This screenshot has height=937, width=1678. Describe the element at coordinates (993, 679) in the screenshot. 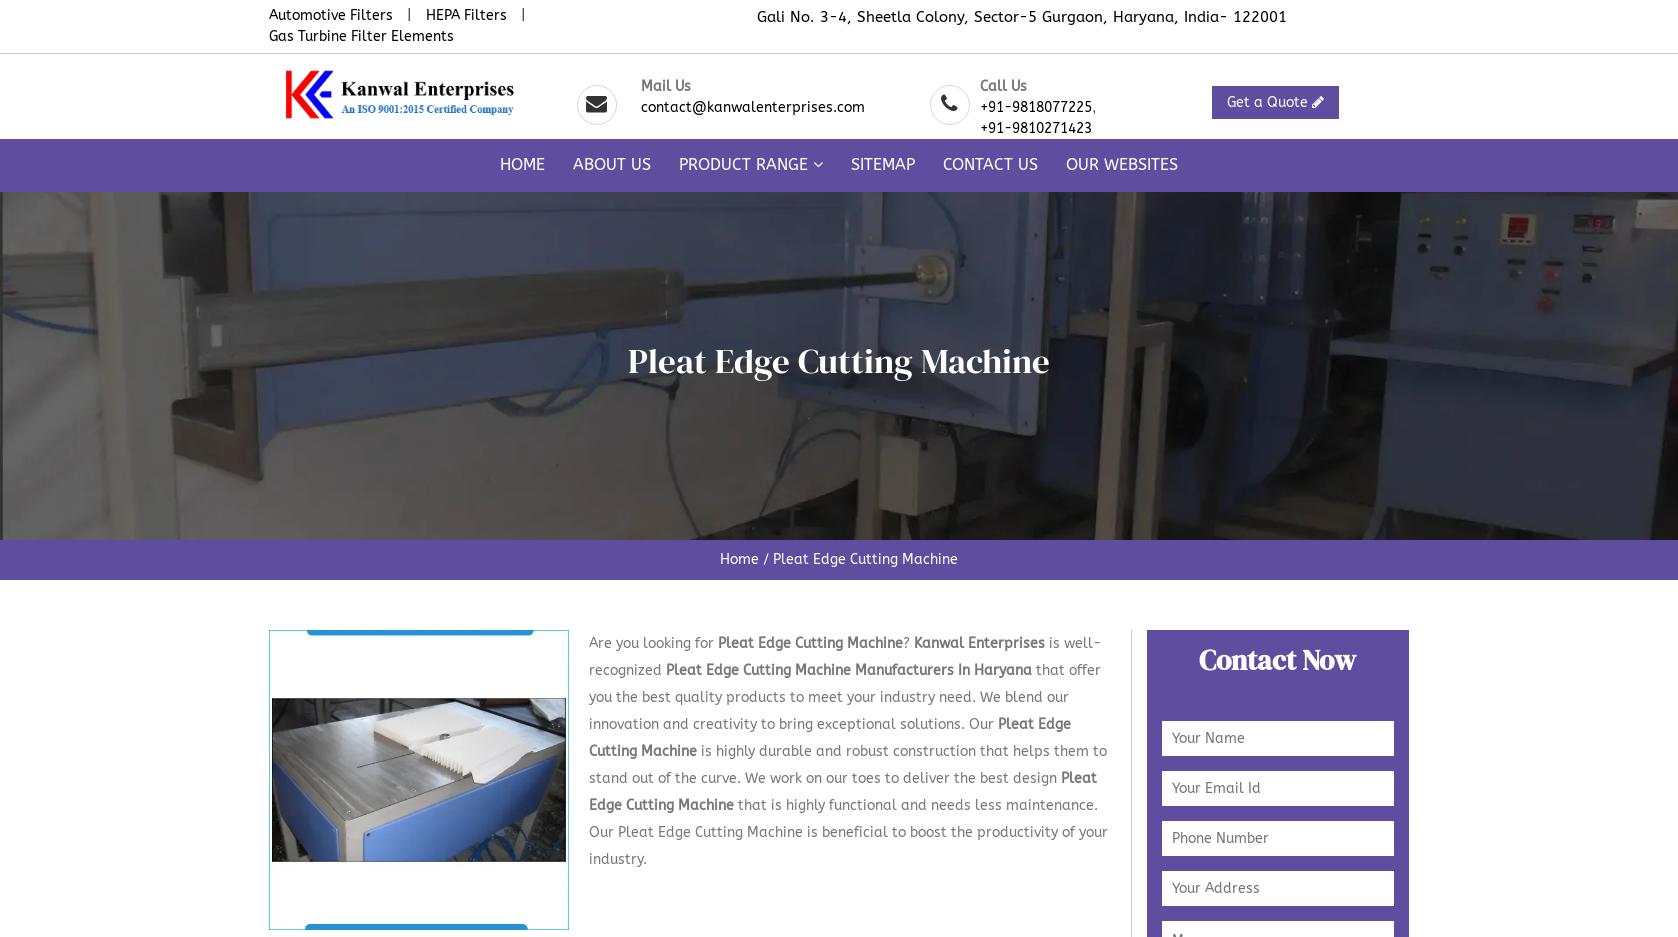

I see `'Cap Pressing Unit'` at that location.